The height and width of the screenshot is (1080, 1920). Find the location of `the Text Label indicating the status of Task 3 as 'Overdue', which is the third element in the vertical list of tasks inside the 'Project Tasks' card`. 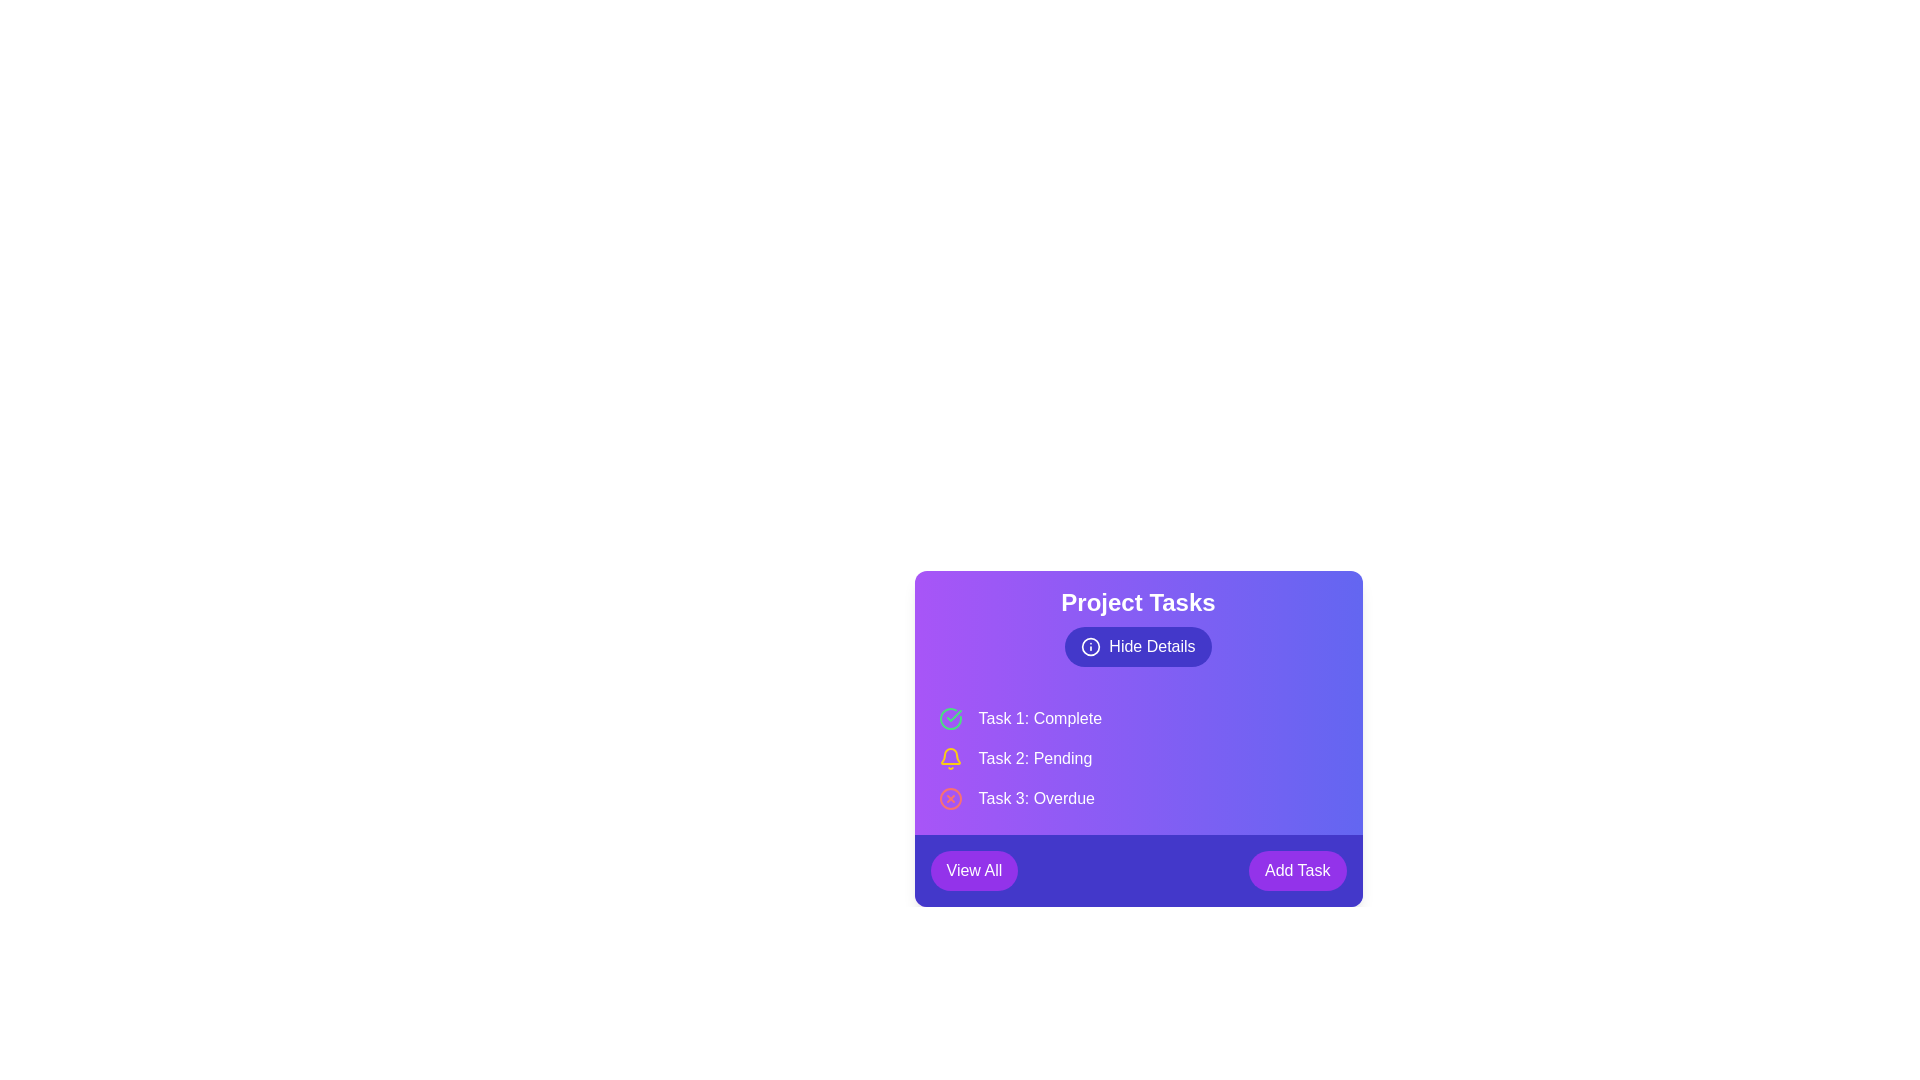

the Text Label indicating the status of Task 3 as 'Overdue', which is the third element in the vertical list of tasks inside the 'Project Tasks' card is located at coordinates (1036, 797).